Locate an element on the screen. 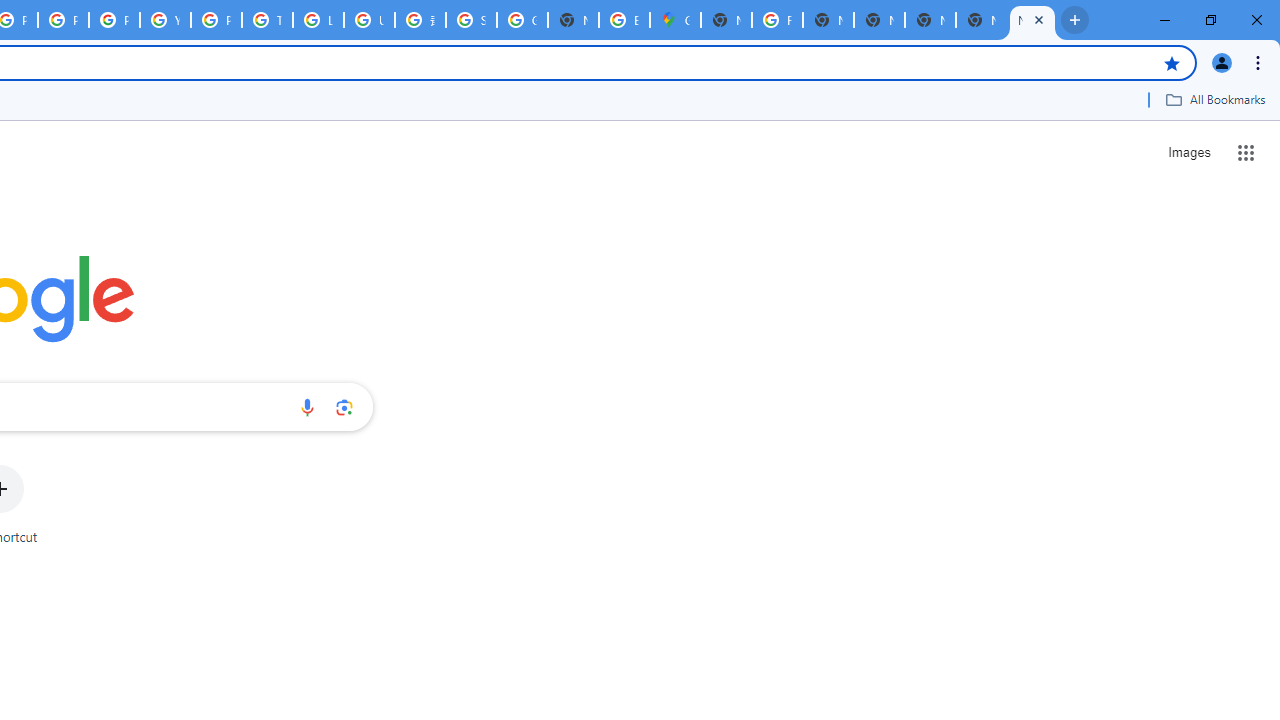  'Explore new street-level details - Google Maps Help' is located at coordinates (623, 20).